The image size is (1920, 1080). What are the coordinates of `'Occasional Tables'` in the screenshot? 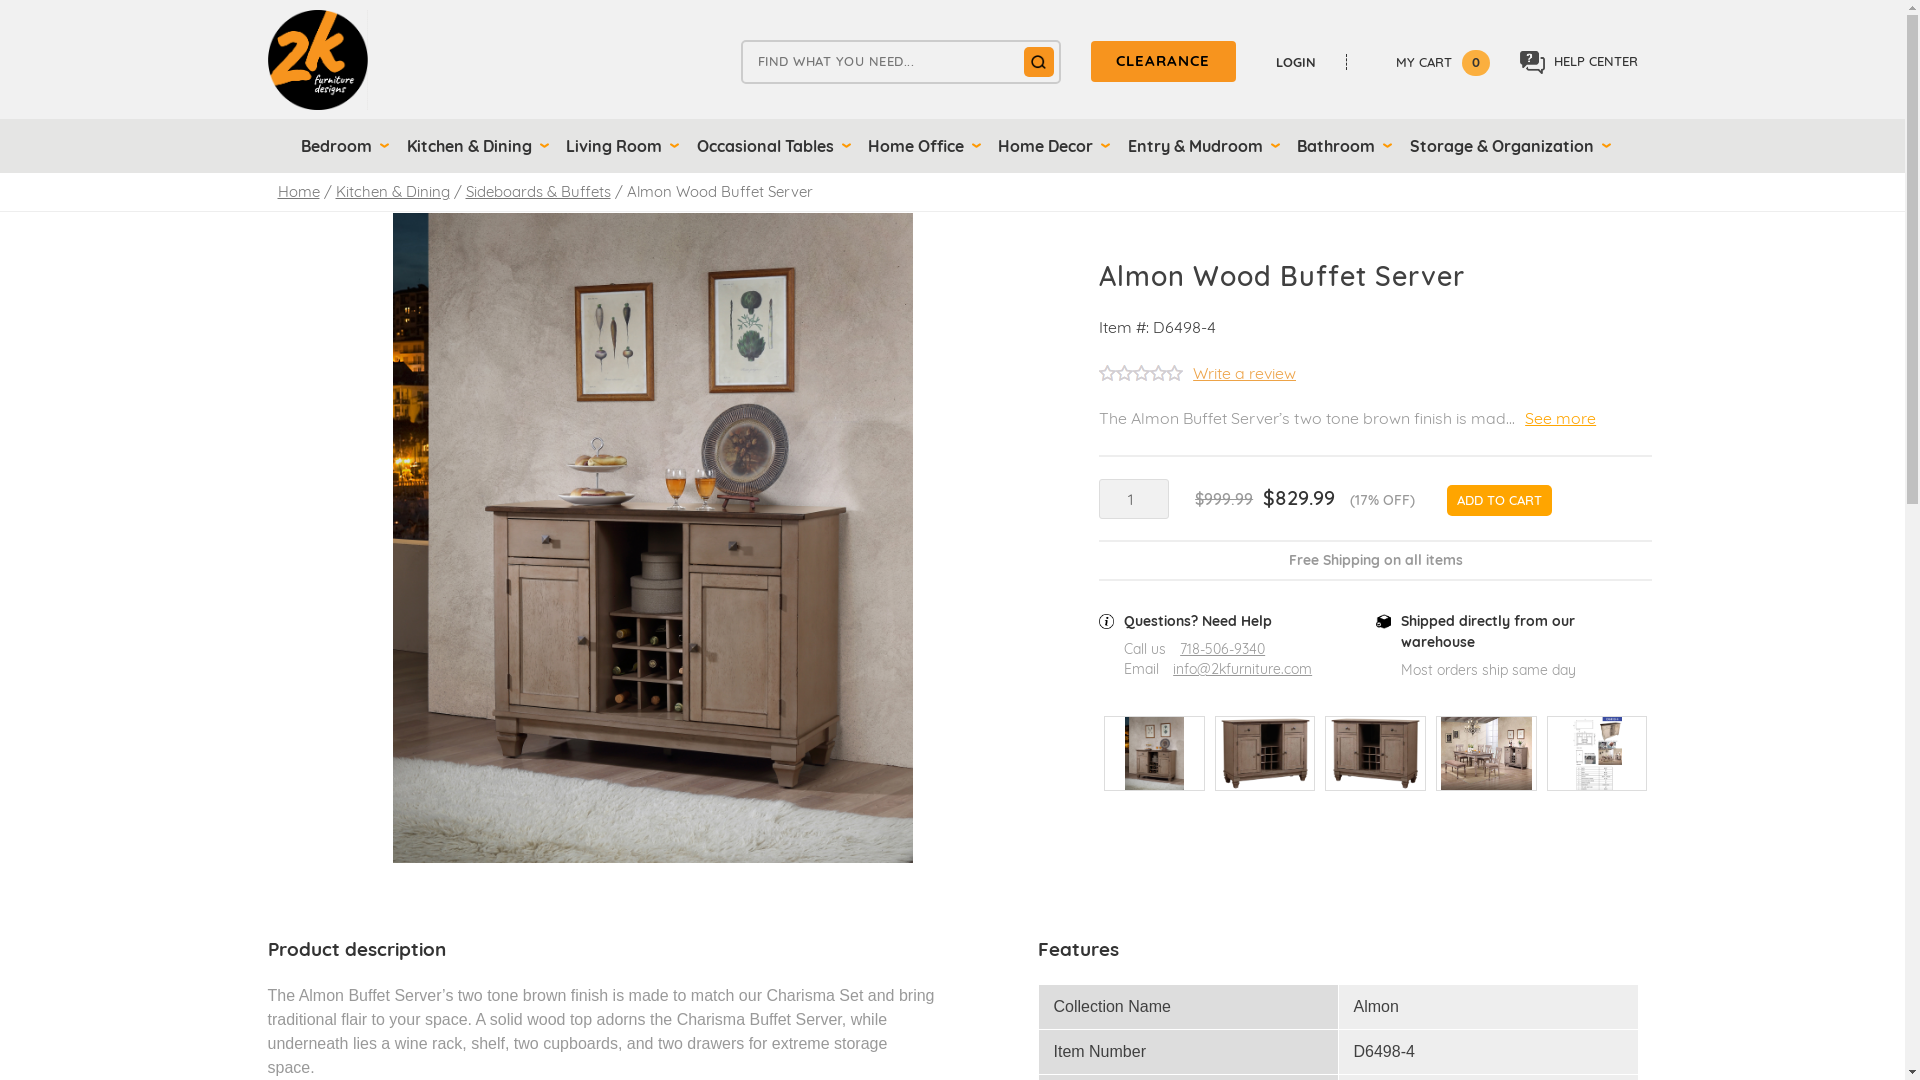 It's located at (769, 145).